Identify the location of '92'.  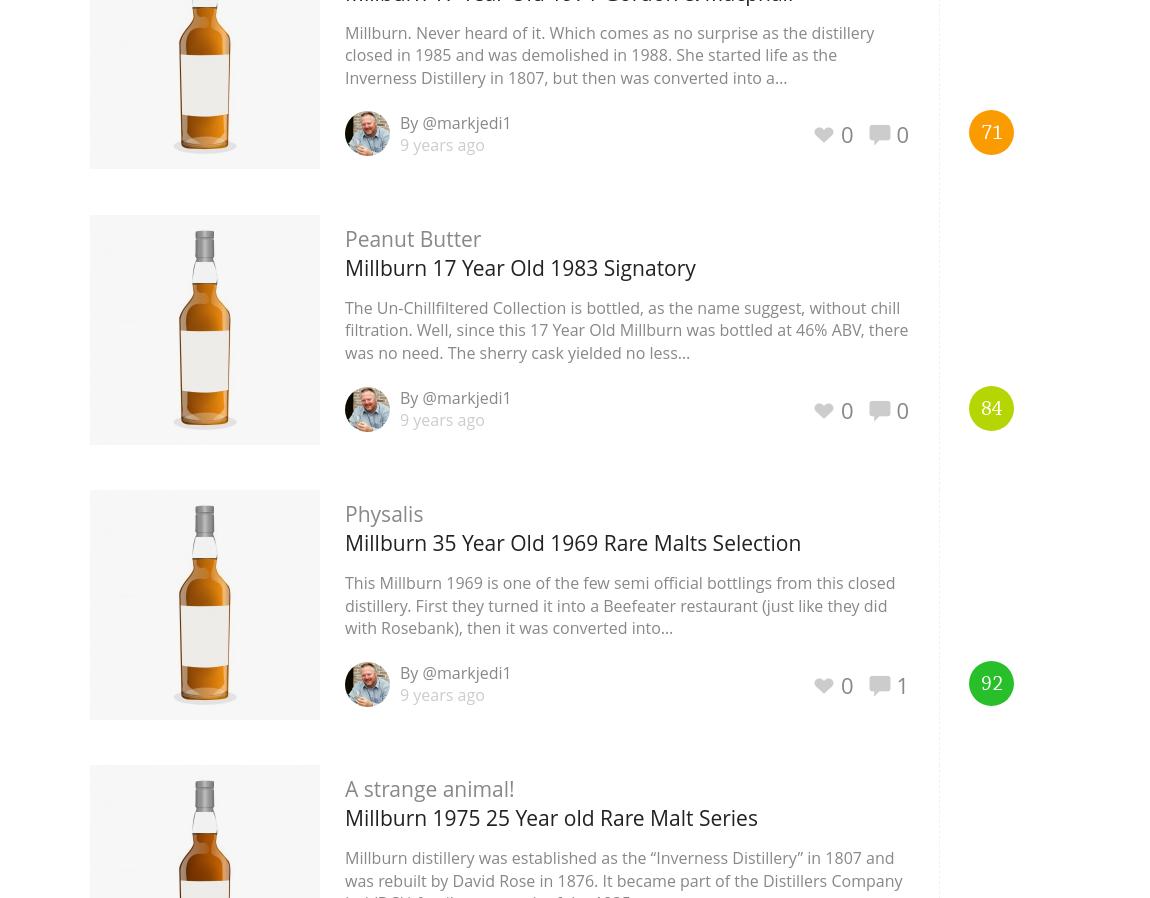
(990, 684).